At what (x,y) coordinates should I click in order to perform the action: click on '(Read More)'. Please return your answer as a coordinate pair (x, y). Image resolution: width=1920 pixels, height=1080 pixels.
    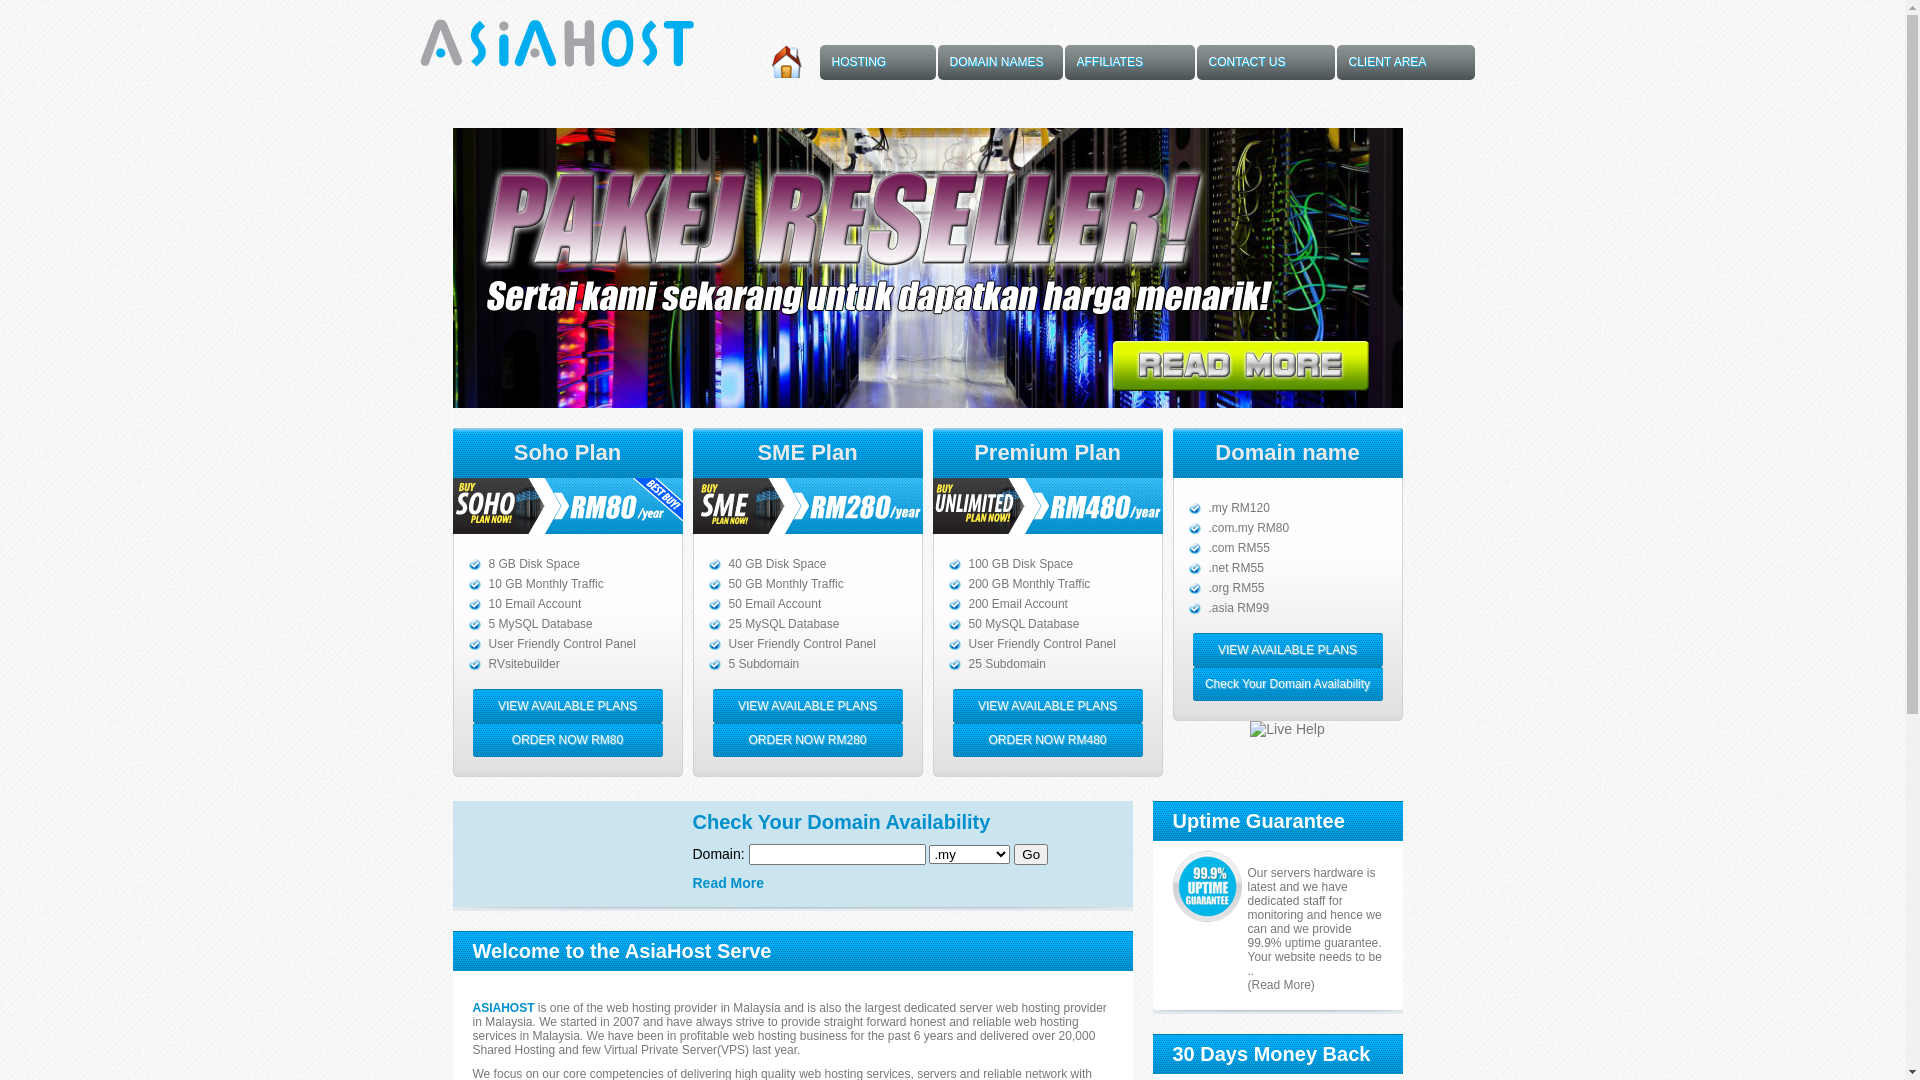
    Looking at the image, I should click on (1281, 983).